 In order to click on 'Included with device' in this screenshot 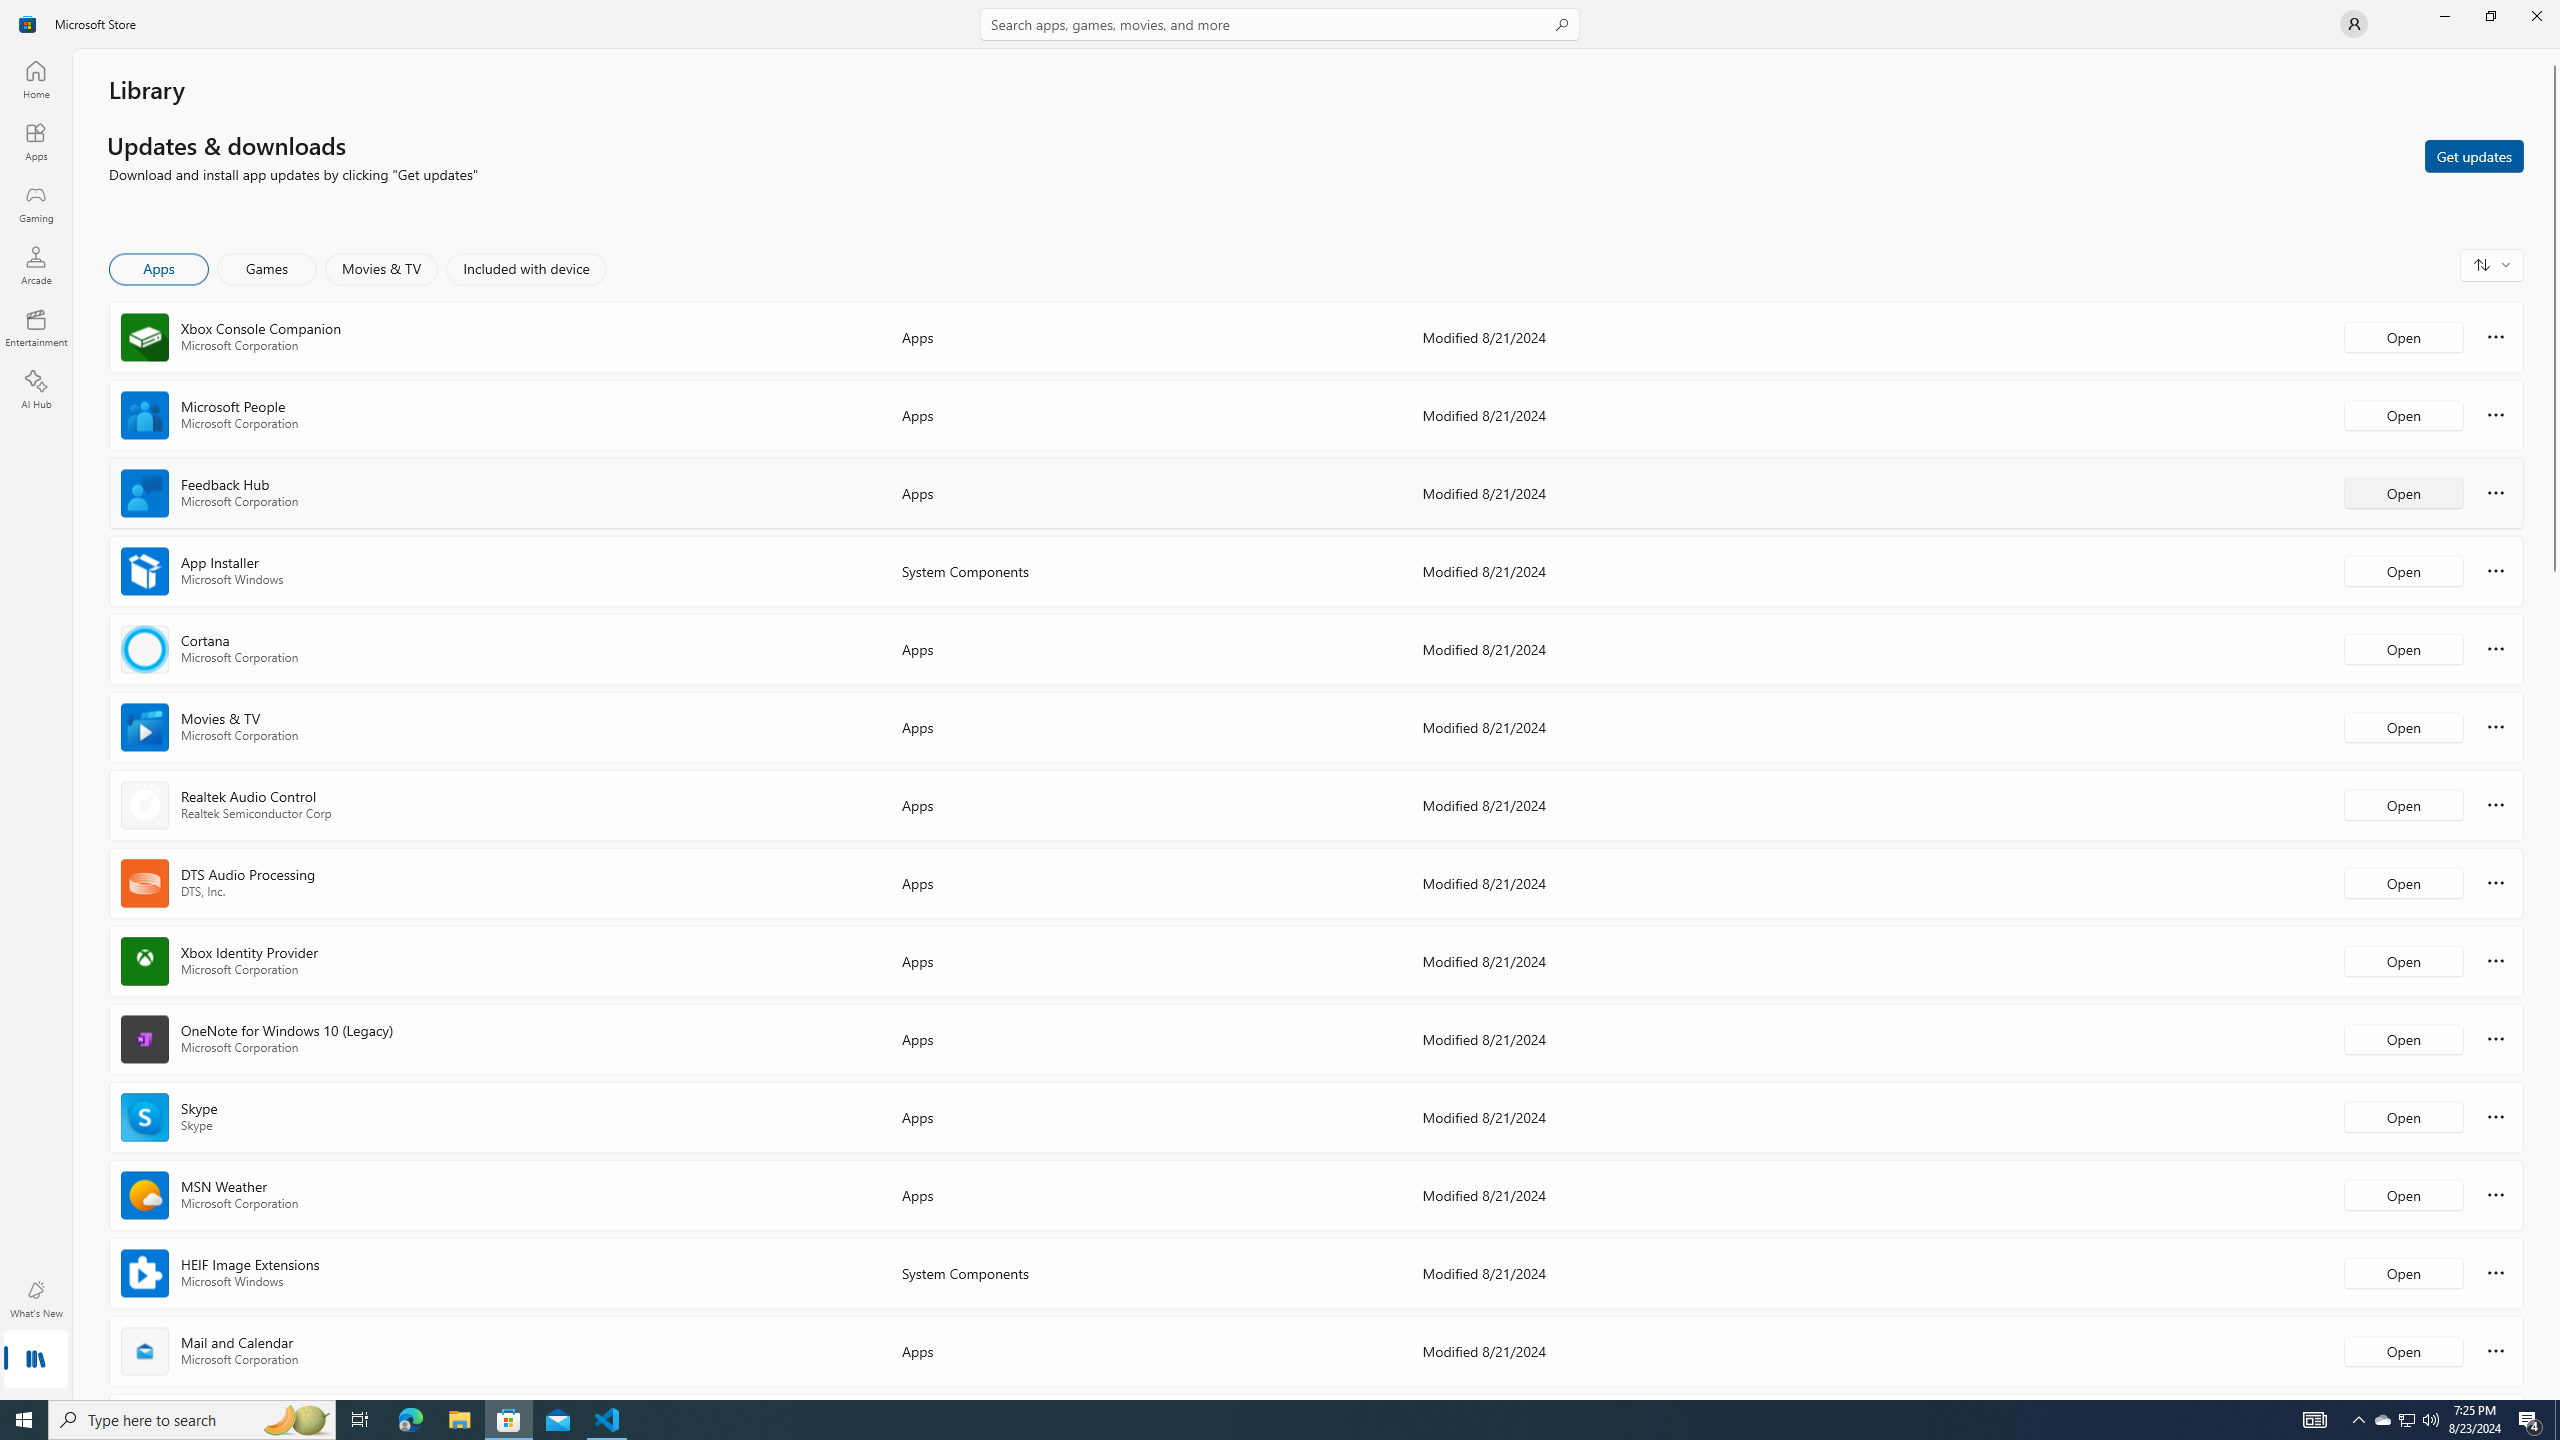, I will do `click(525, 268)`.